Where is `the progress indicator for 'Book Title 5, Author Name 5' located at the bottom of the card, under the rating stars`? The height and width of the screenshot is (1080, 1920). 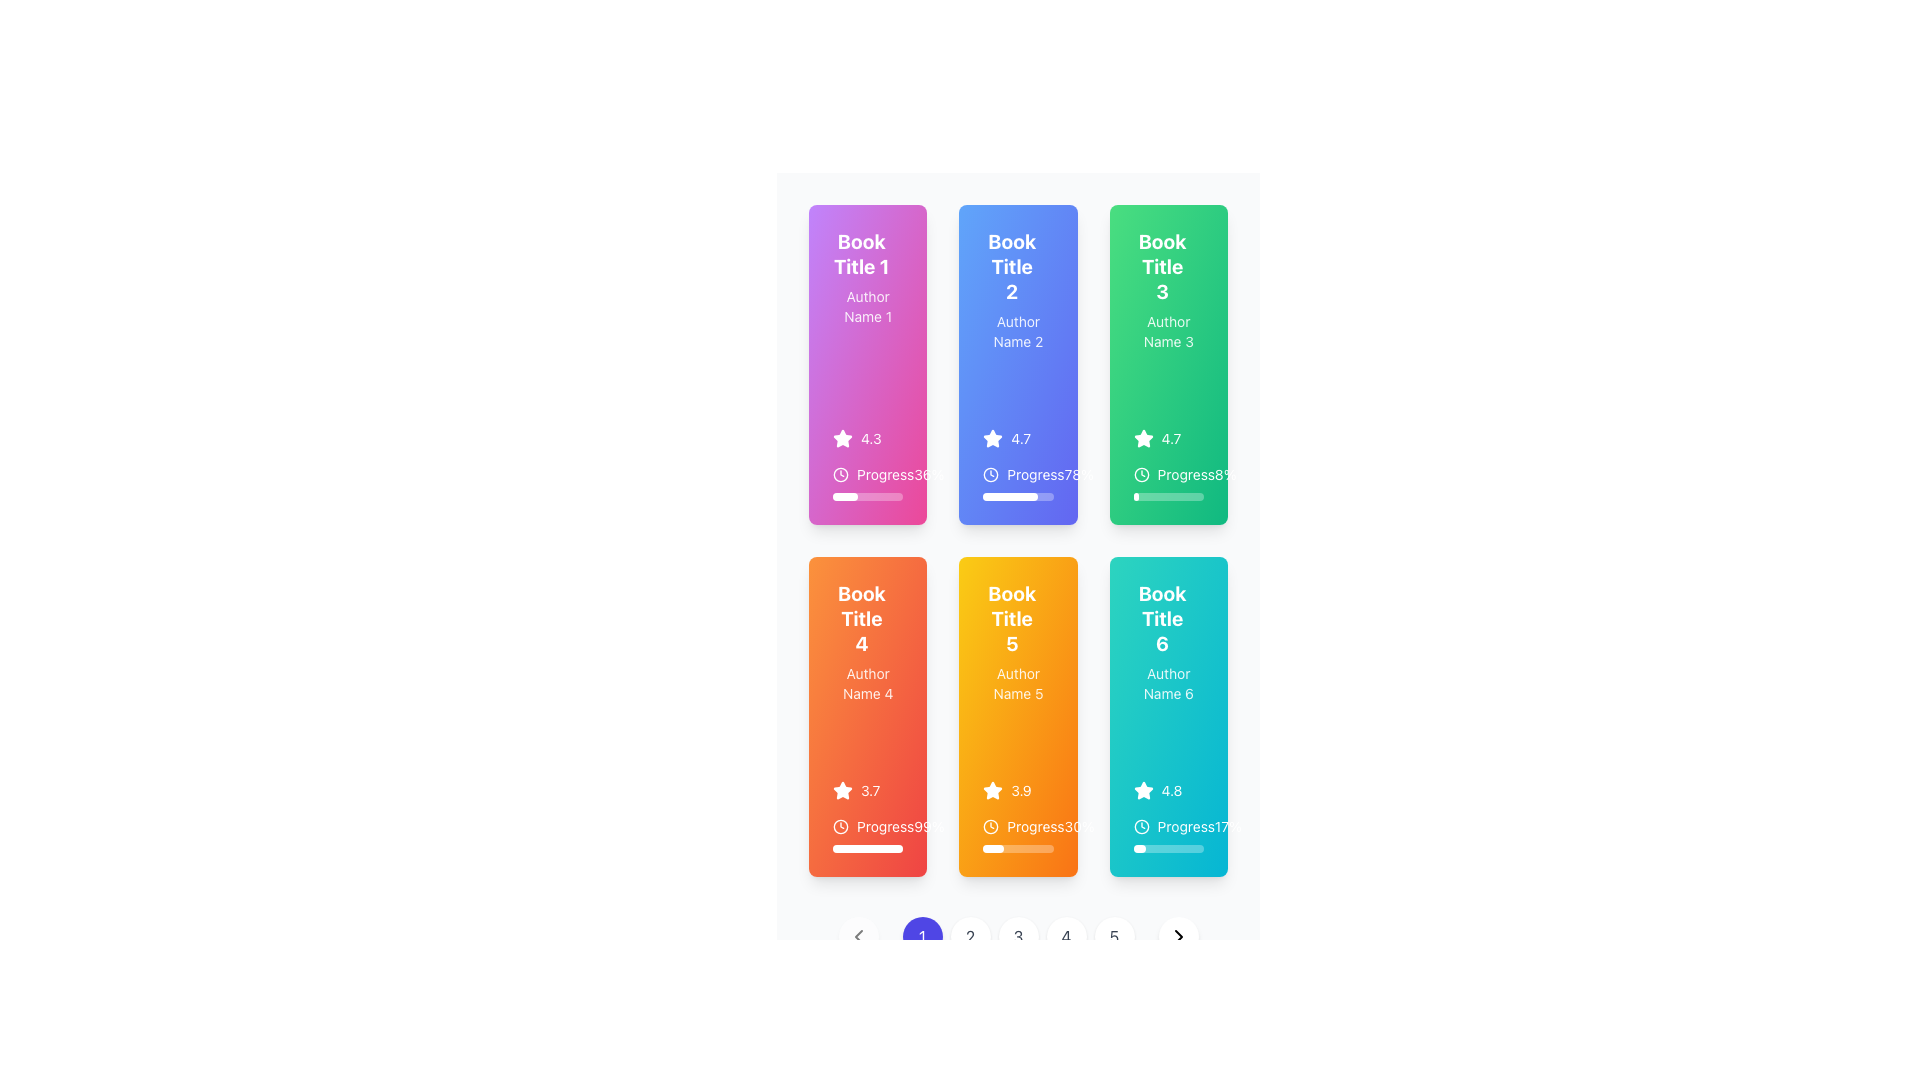 the progress indicator for 'Book Title 5, Author Name 5' located at the bottom of the card, under the rating stars is located at coordinates (1018, 834).